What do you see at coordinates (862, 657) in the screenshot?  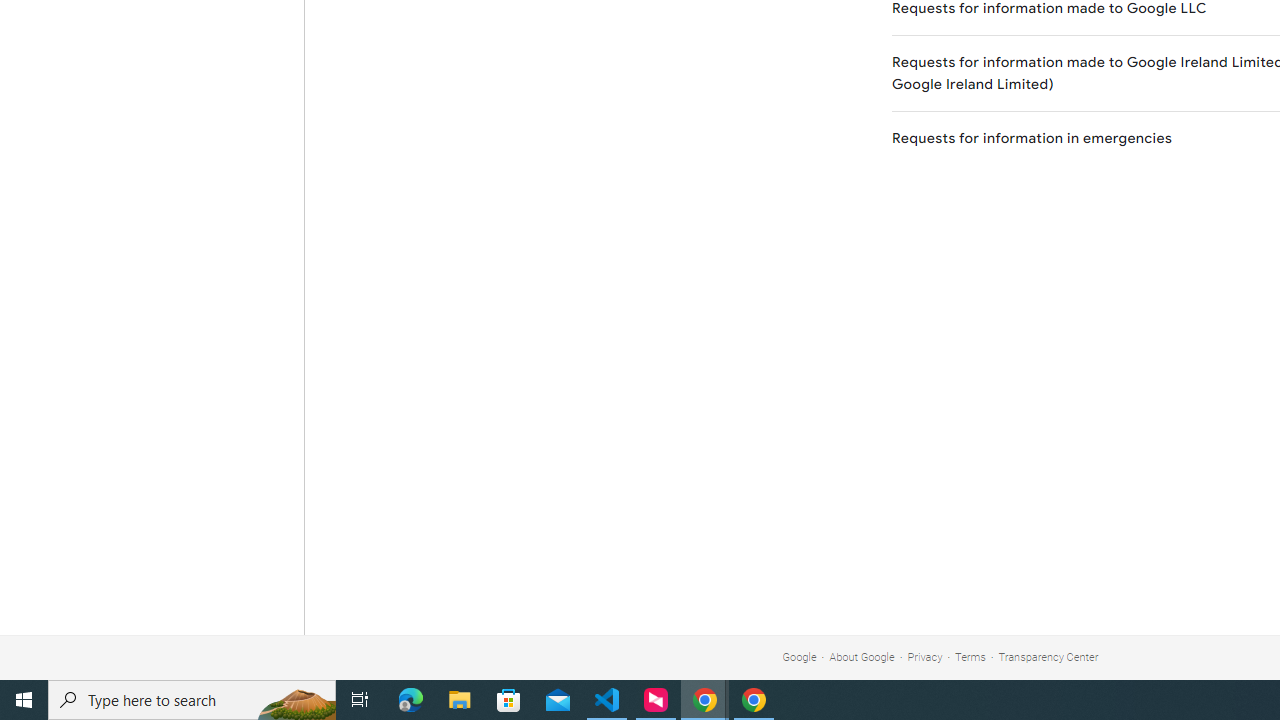 I see `'About Google'` at bounding box center [862, 657].